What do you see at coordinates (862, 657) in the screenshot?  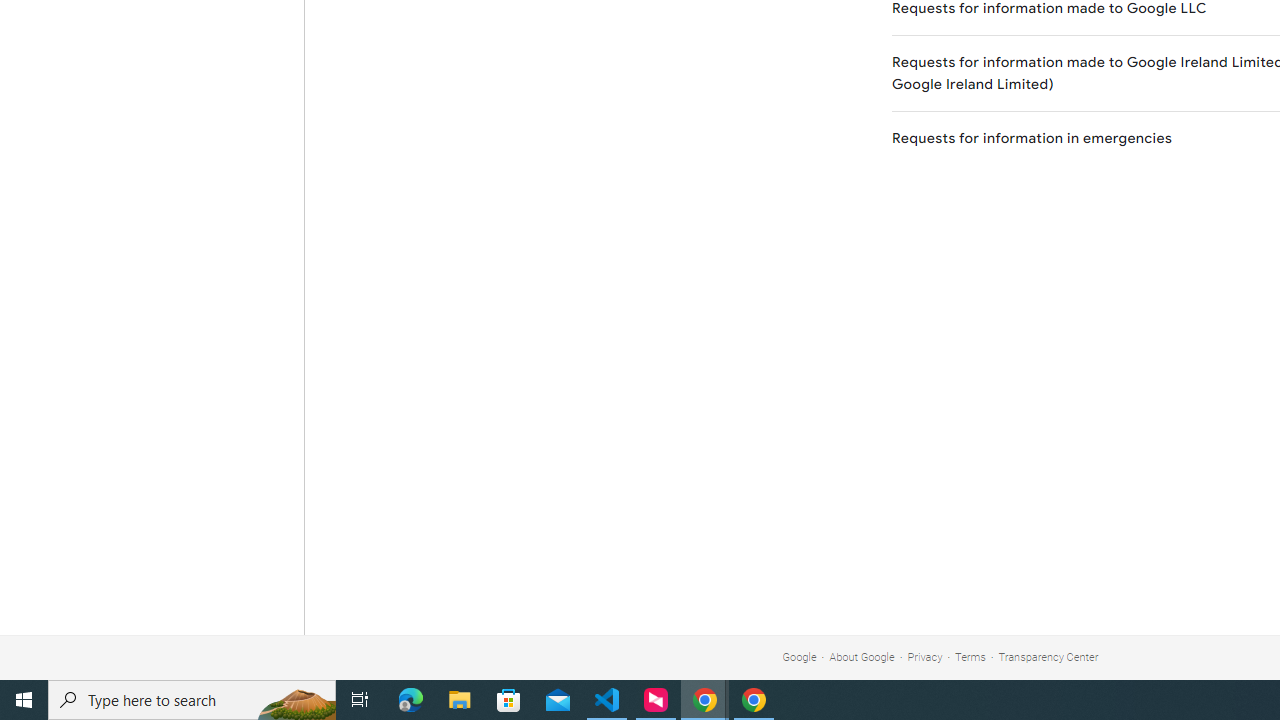 I see `'About Google'` at bounding box center [862, 657].